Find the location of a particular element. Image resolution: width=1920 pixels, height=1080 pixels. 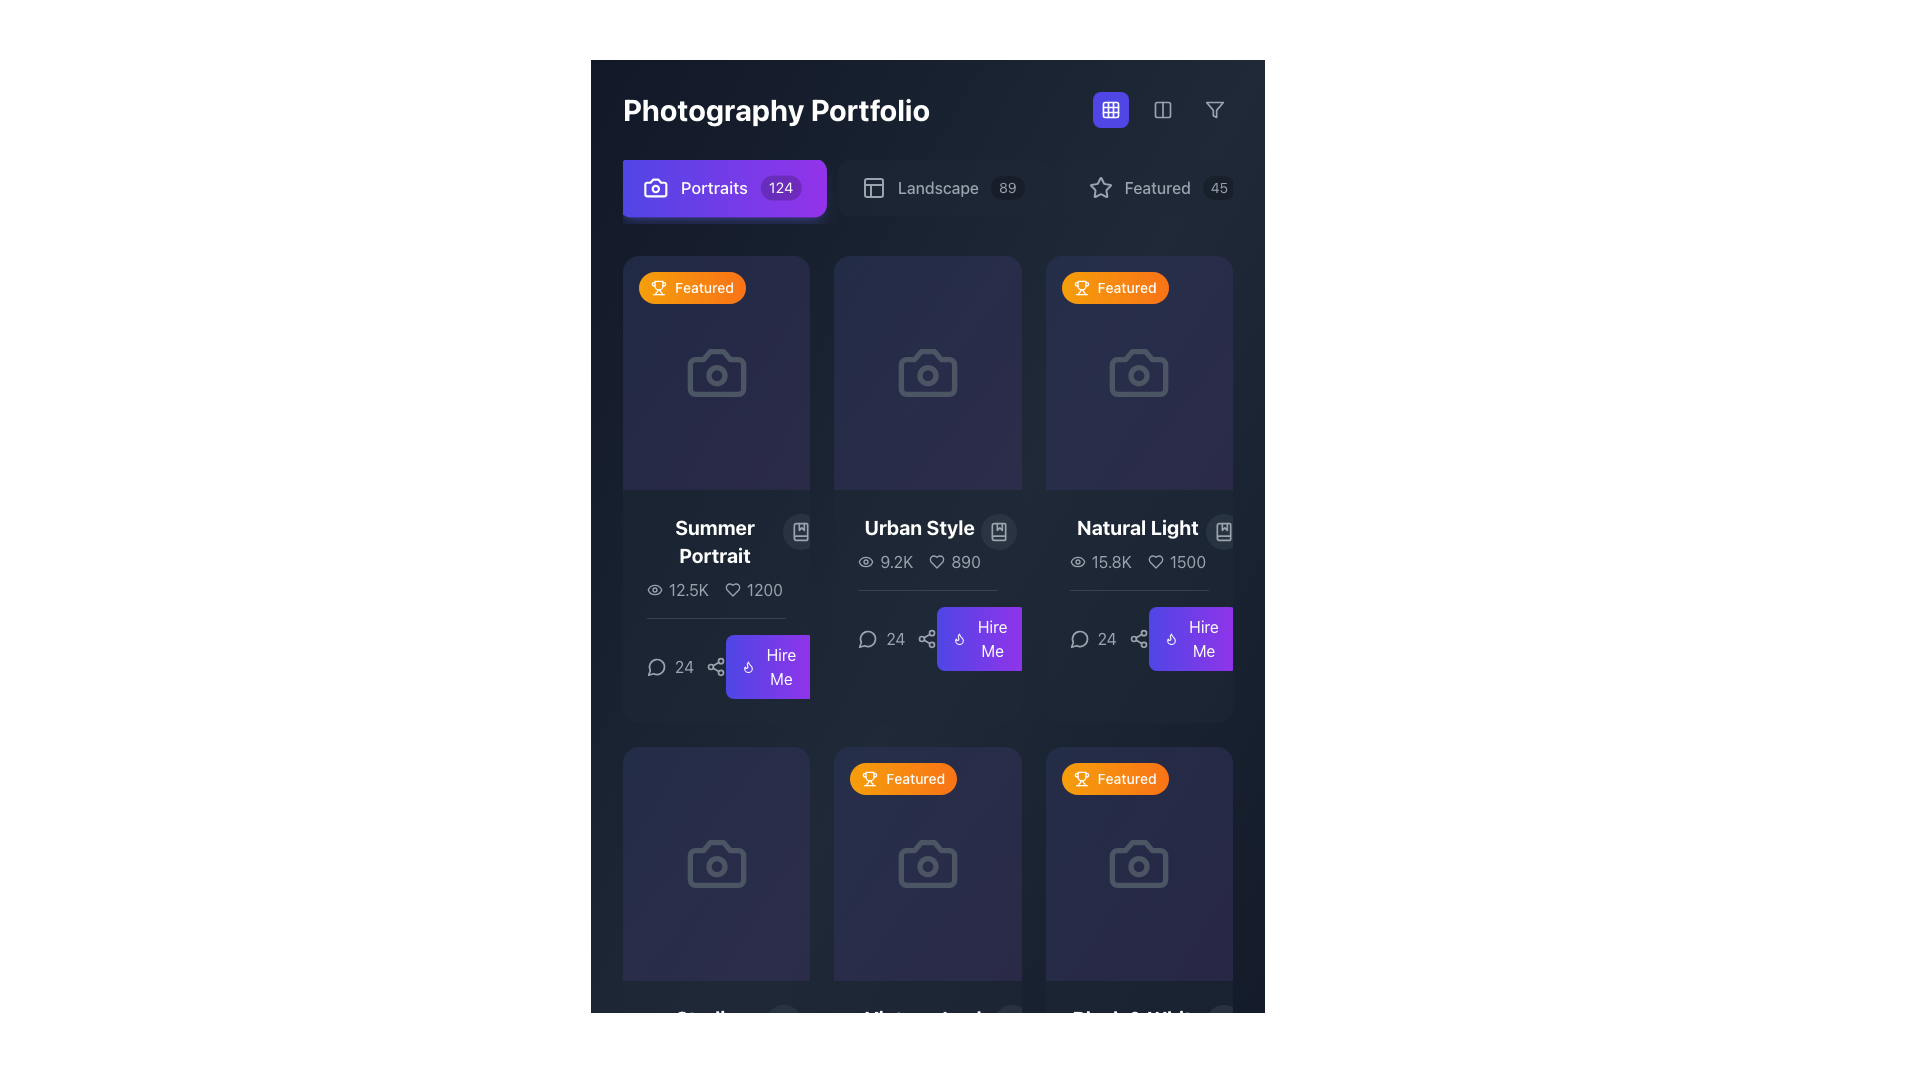

the camera body element within the camera icon on the third card of the second row, which is marked with the 'Featured' tag is located at coordinates (926, 863).